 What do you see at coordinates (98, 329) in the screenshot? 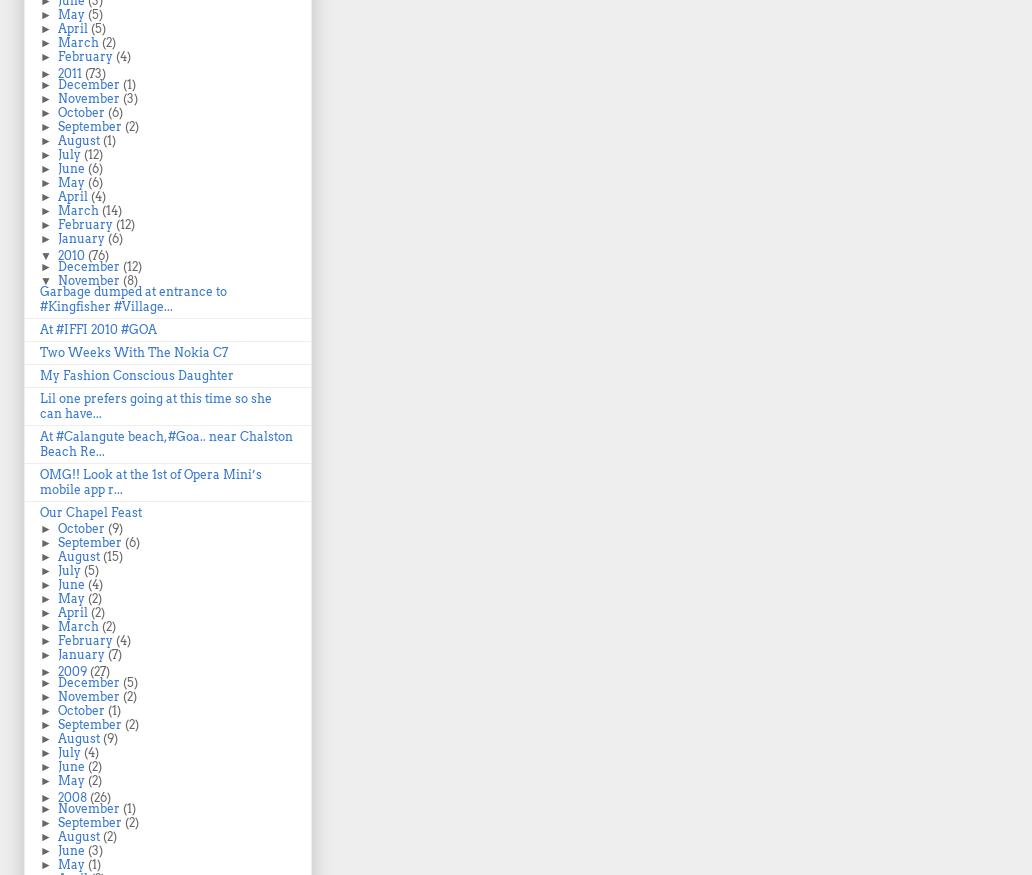
I see `'At #IFFI 2010 #GOA'` at bounding box center [98, 329].